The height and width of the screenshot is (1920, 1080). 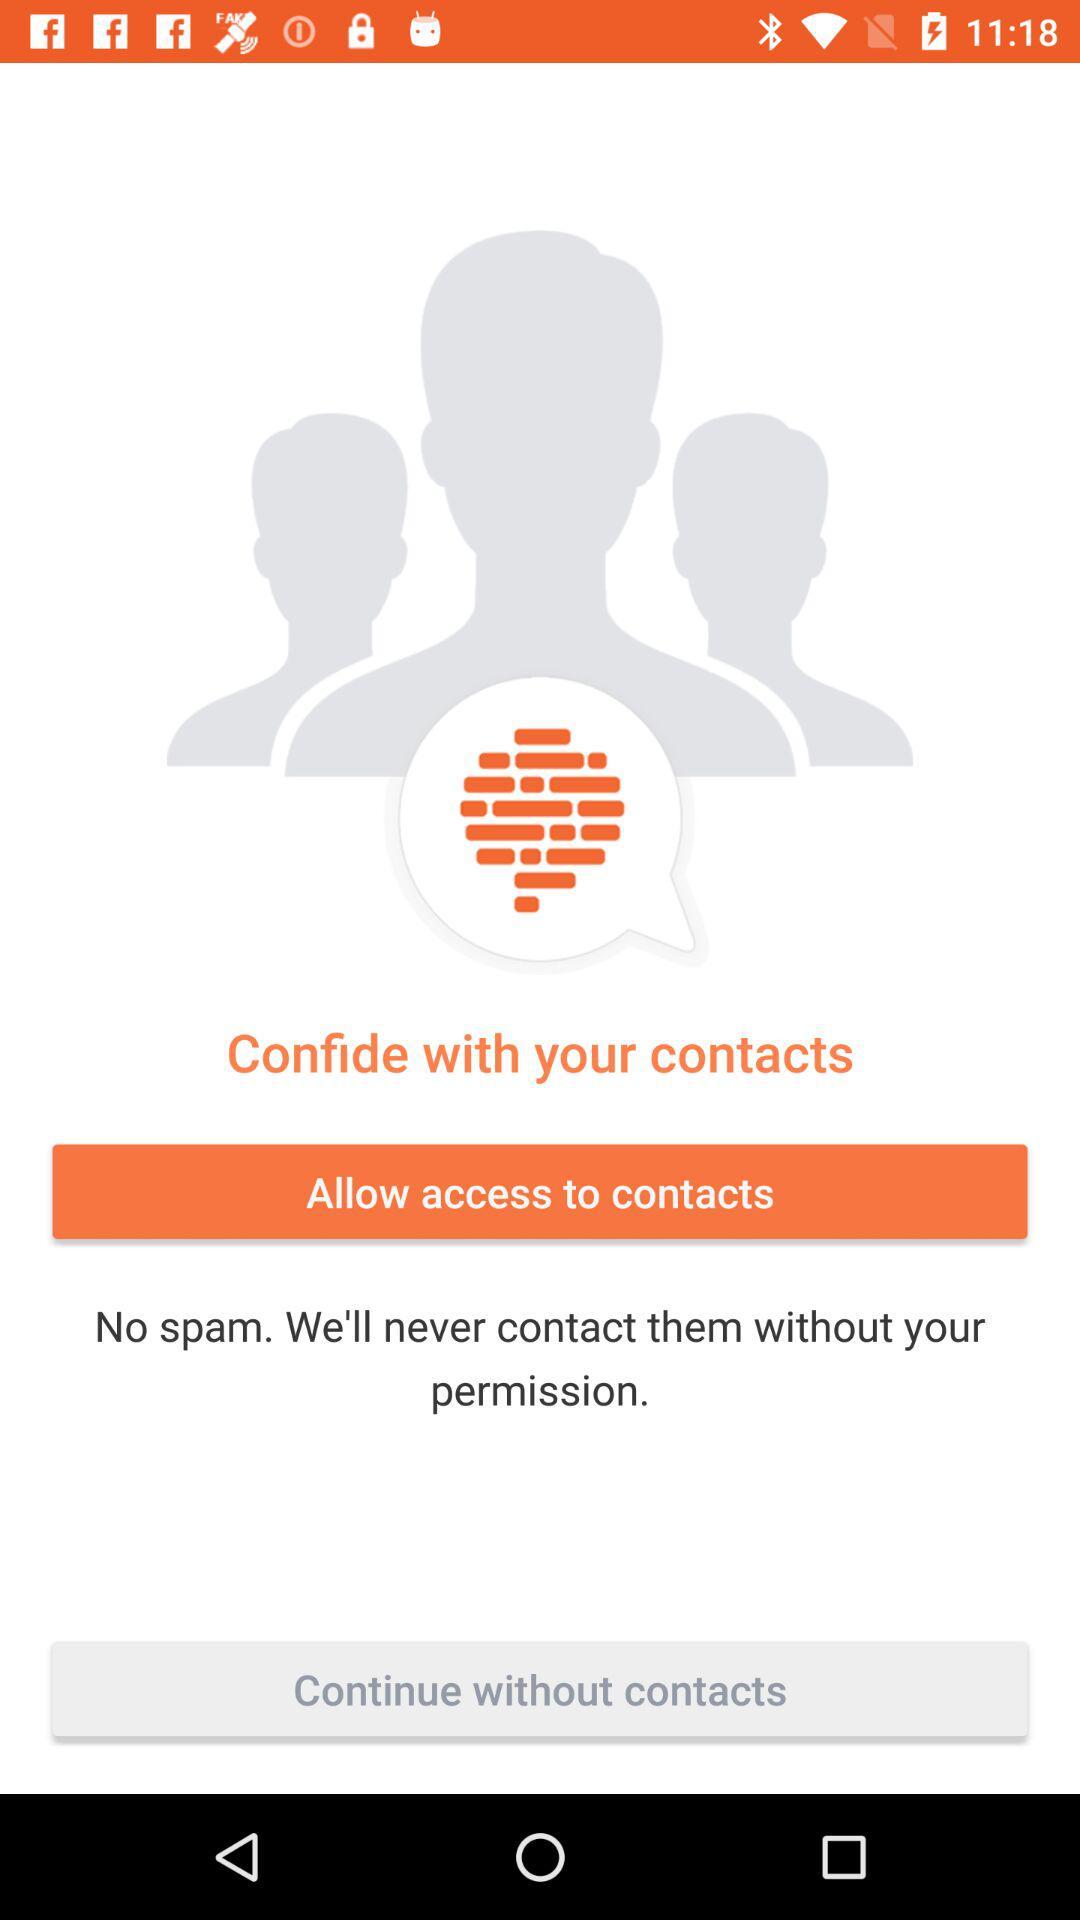 What do you see at coordinates (540, 1191) in the screenshot?
I see `the allow access to icon` at bounding box center [540, 1191].